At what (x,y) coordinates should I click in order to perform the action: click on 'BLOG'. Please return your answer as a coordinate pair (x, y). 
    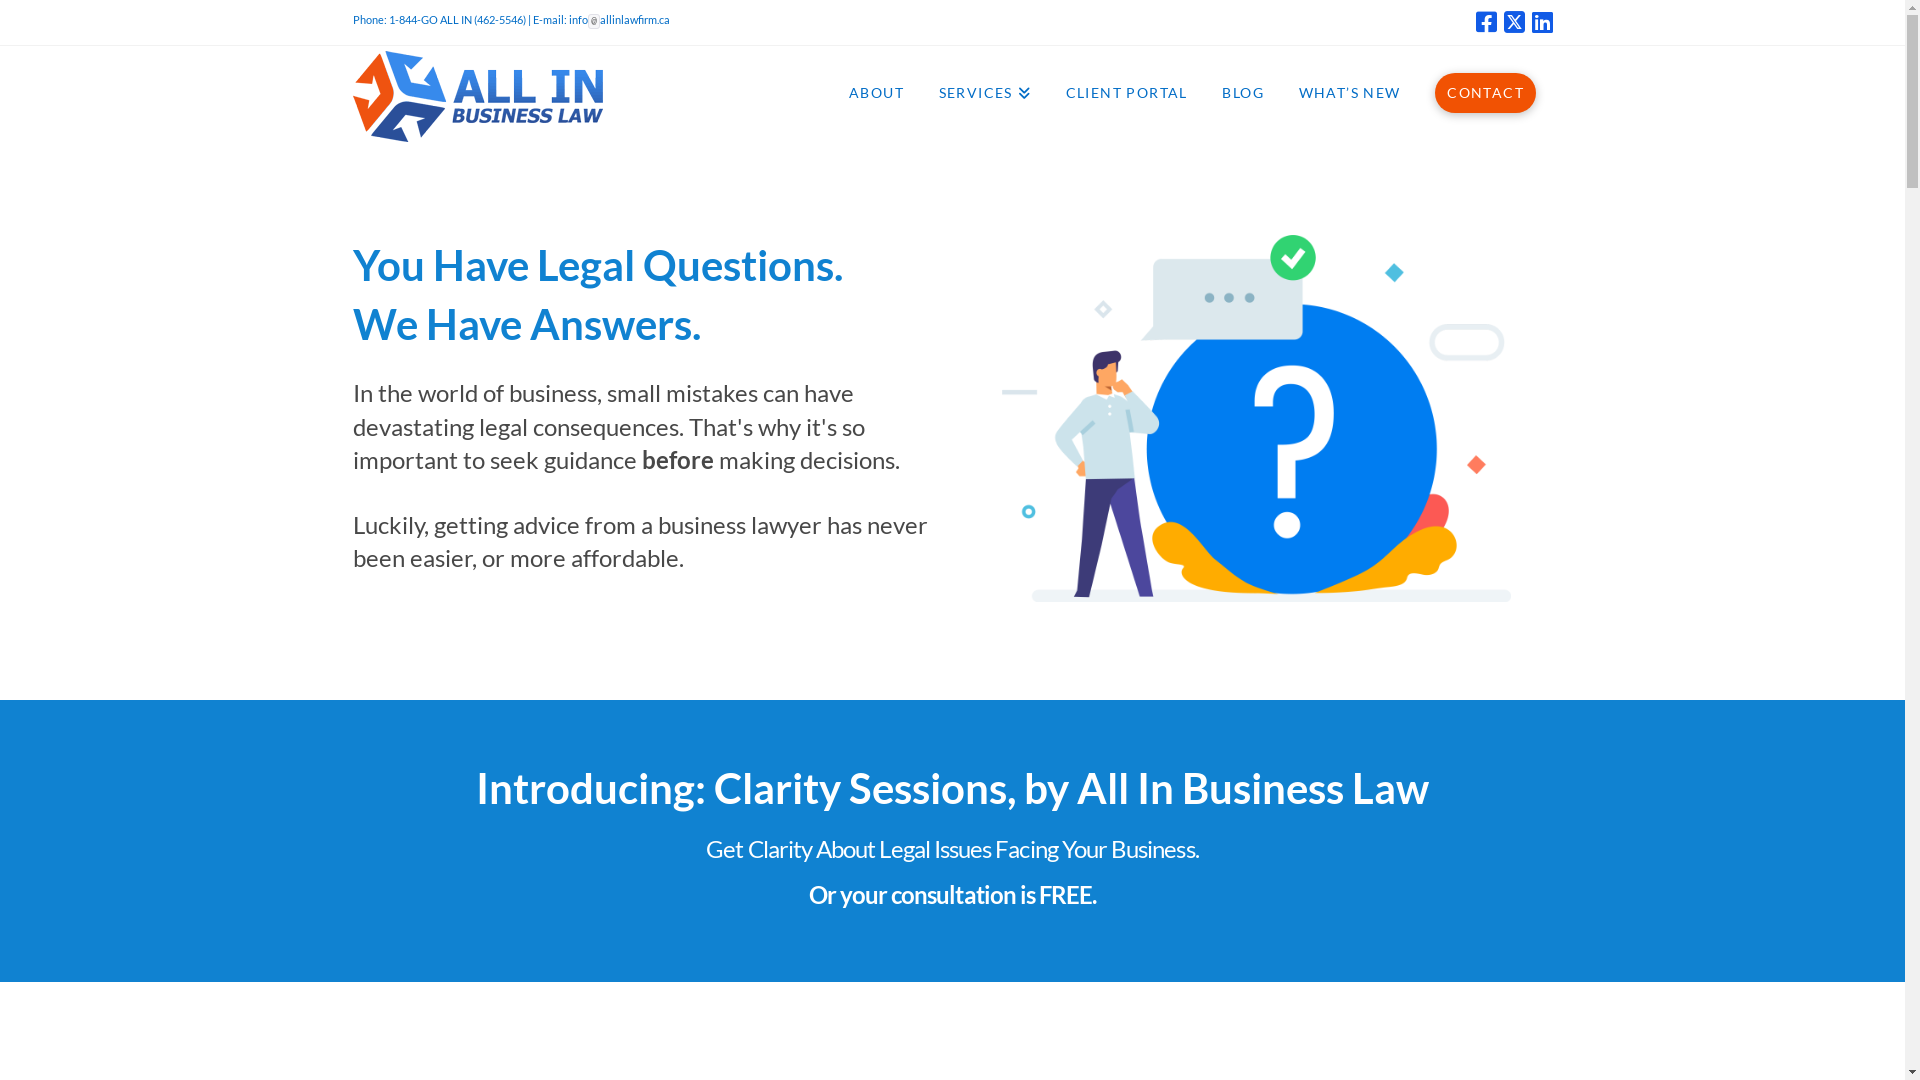
    Looking at the image, I should click on (1241, 91).